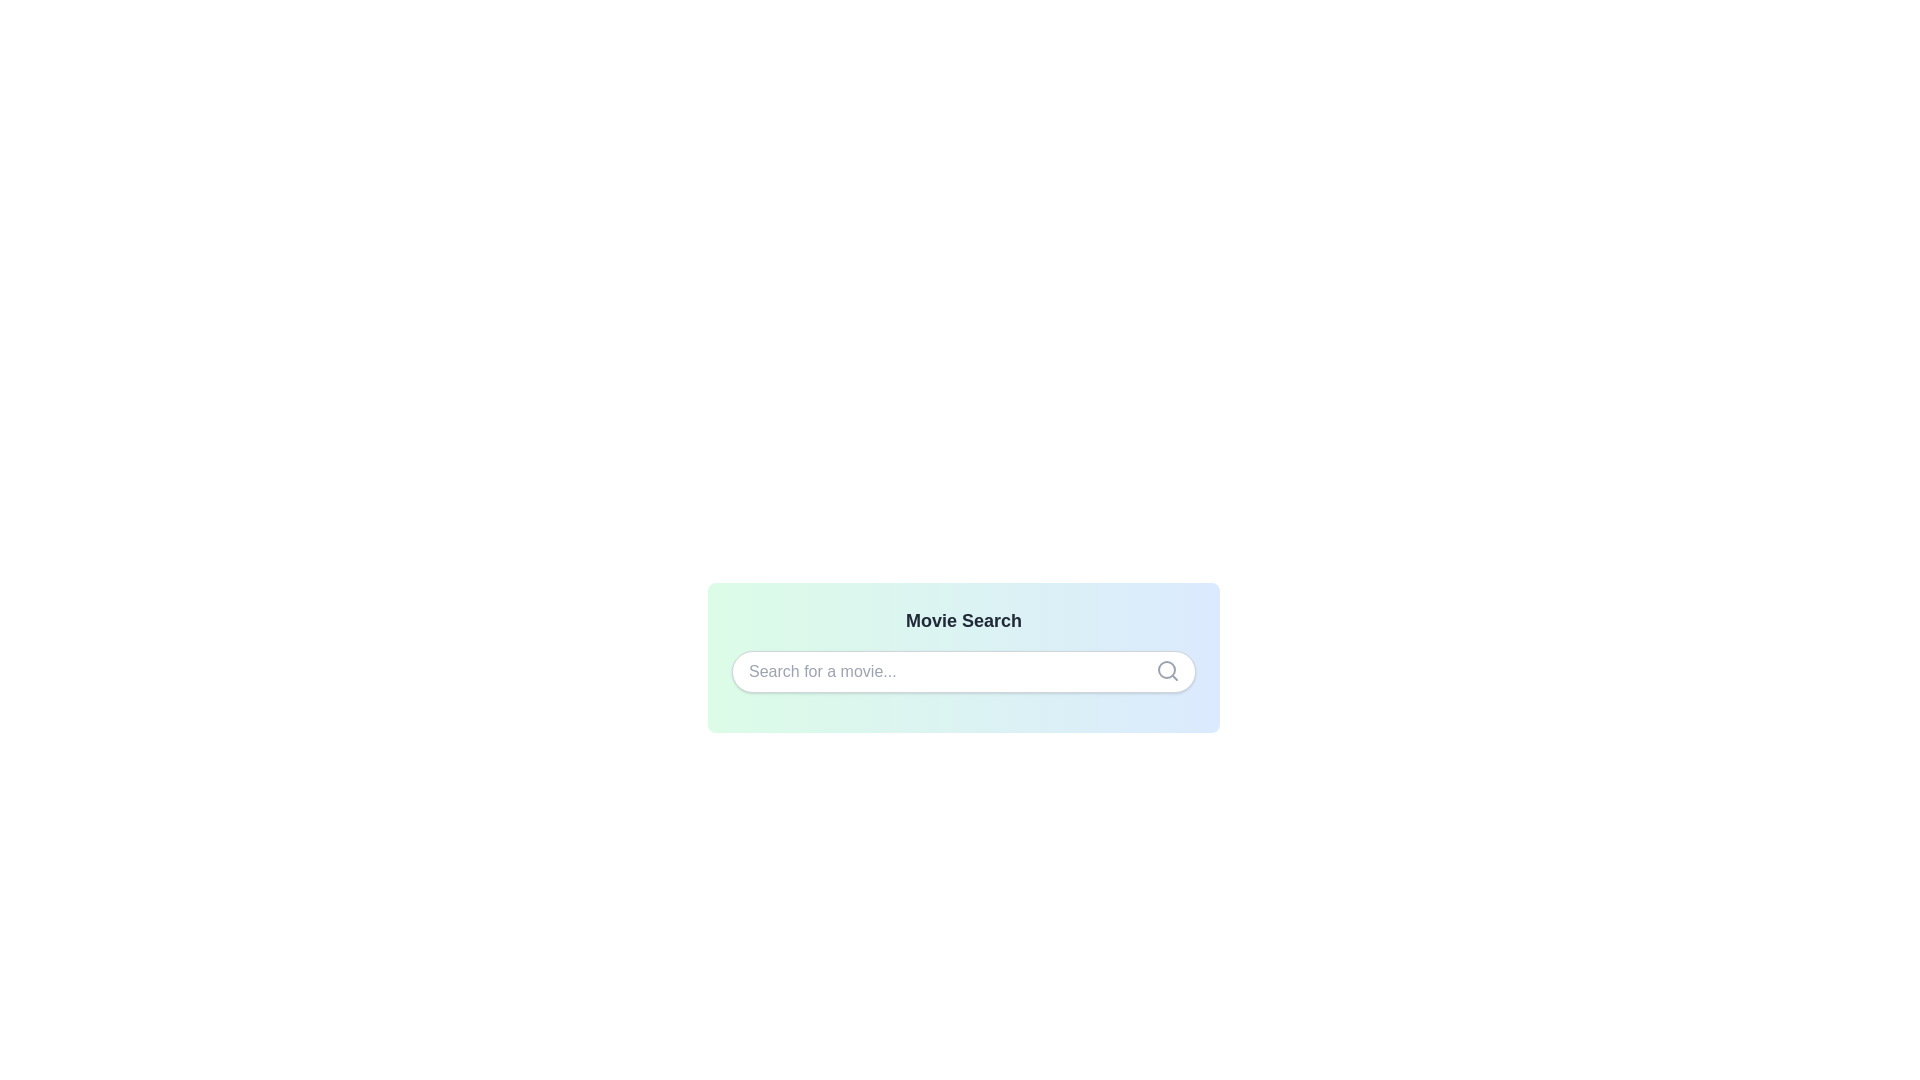 The height and width of the screenshot is (1080, 1920). Describe the element at coordinates (964, 658) in the screenshot. I see `the input field of the 'Movie Search' panel to focus on it` at that location.